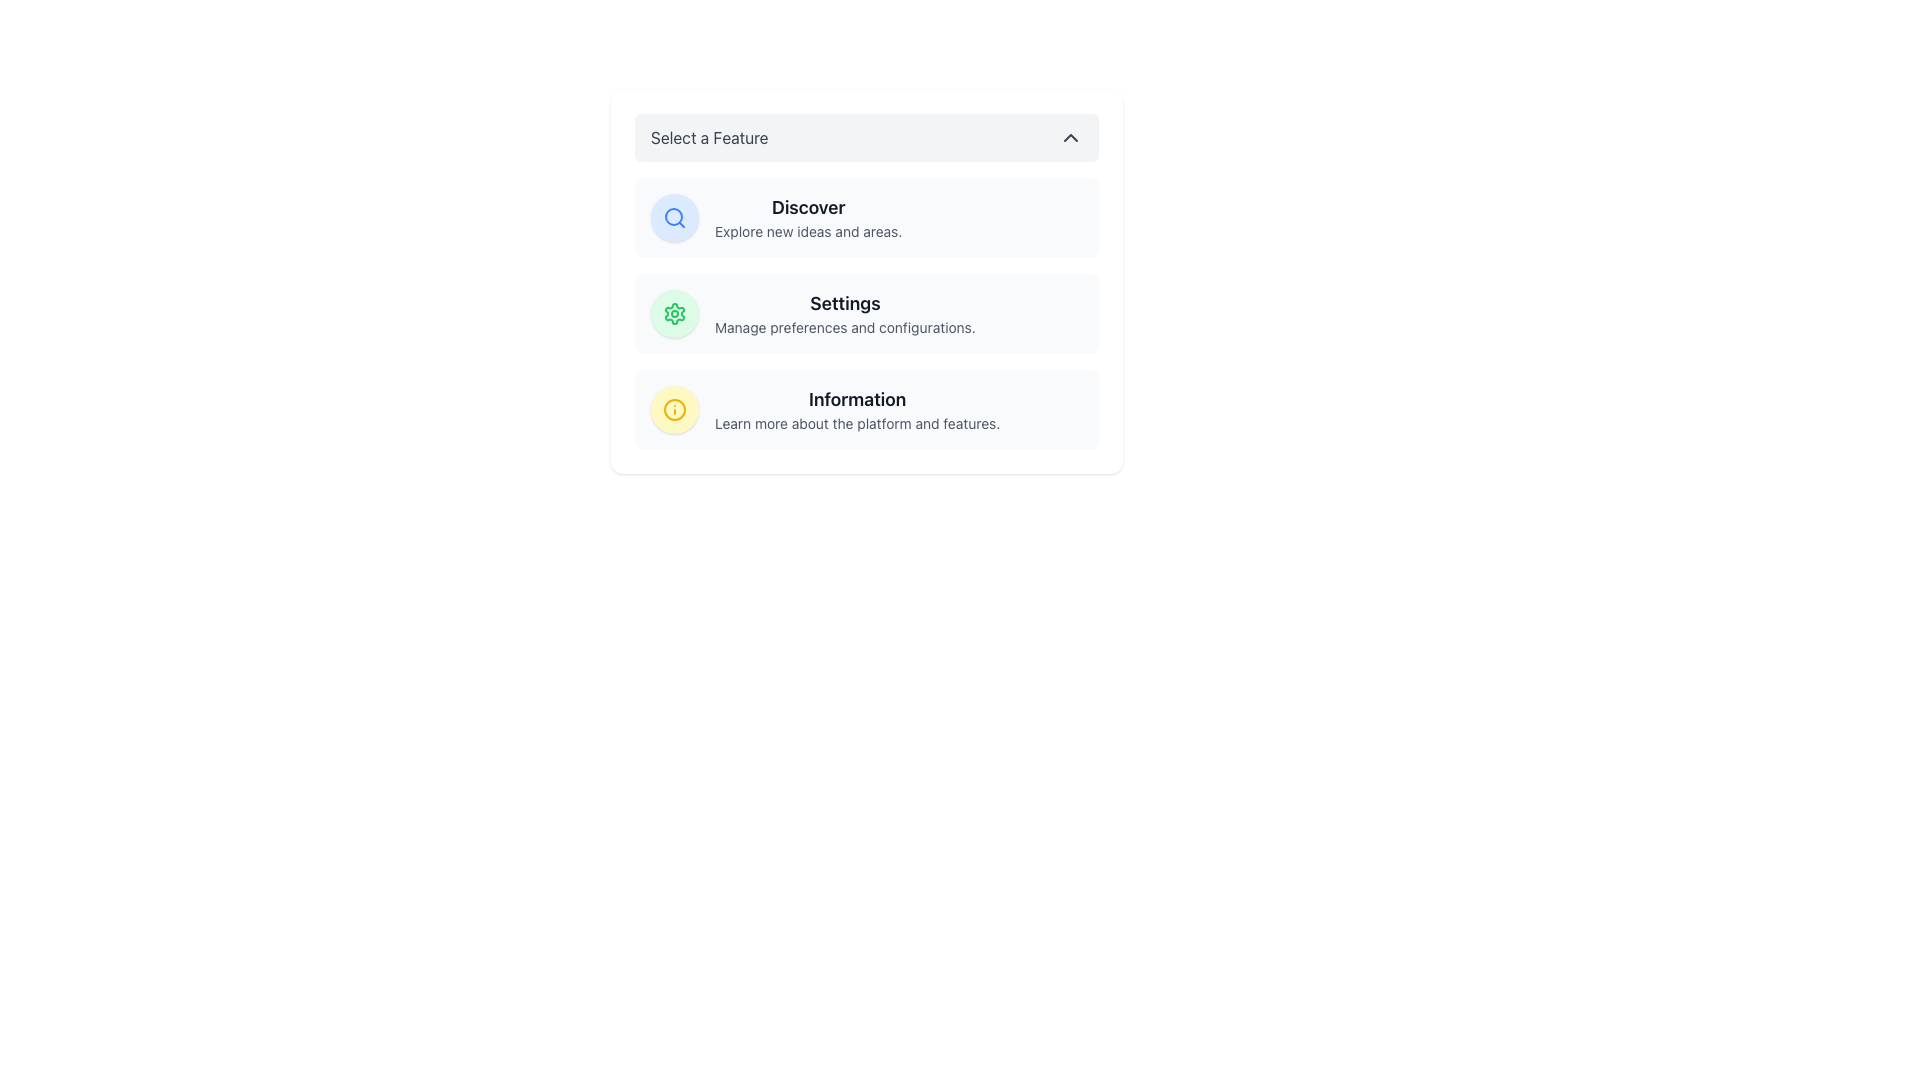 This screenshot has width=1920, height=1080. What do you see at coordinates (867, 281) in the screenshot?
I see `the second selectable option in the dropdown menu labeled 'Select a Feature' to go to the settings page` at bounding box center [867, 281].